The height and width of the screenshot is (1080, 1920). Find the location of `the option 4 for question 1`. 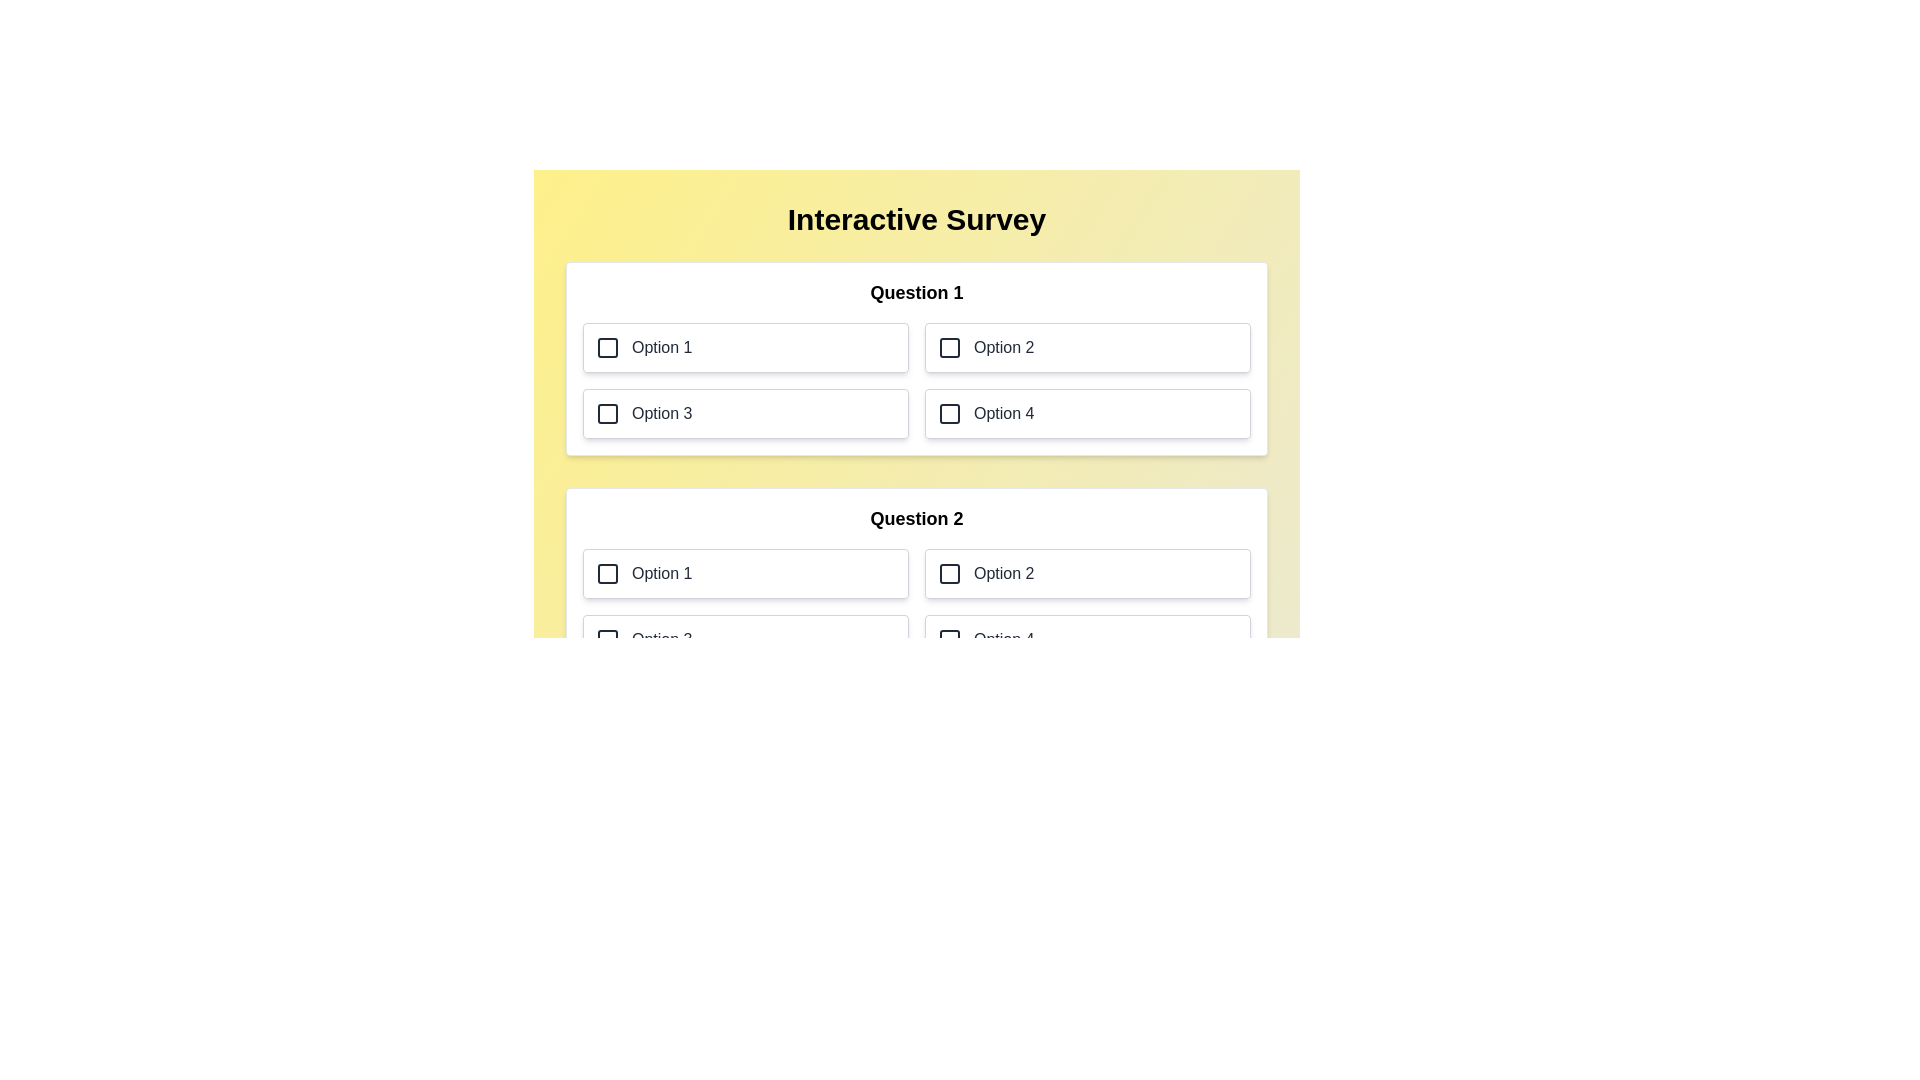

the option 4 for question 1 is located at coordinates (1087, 412).